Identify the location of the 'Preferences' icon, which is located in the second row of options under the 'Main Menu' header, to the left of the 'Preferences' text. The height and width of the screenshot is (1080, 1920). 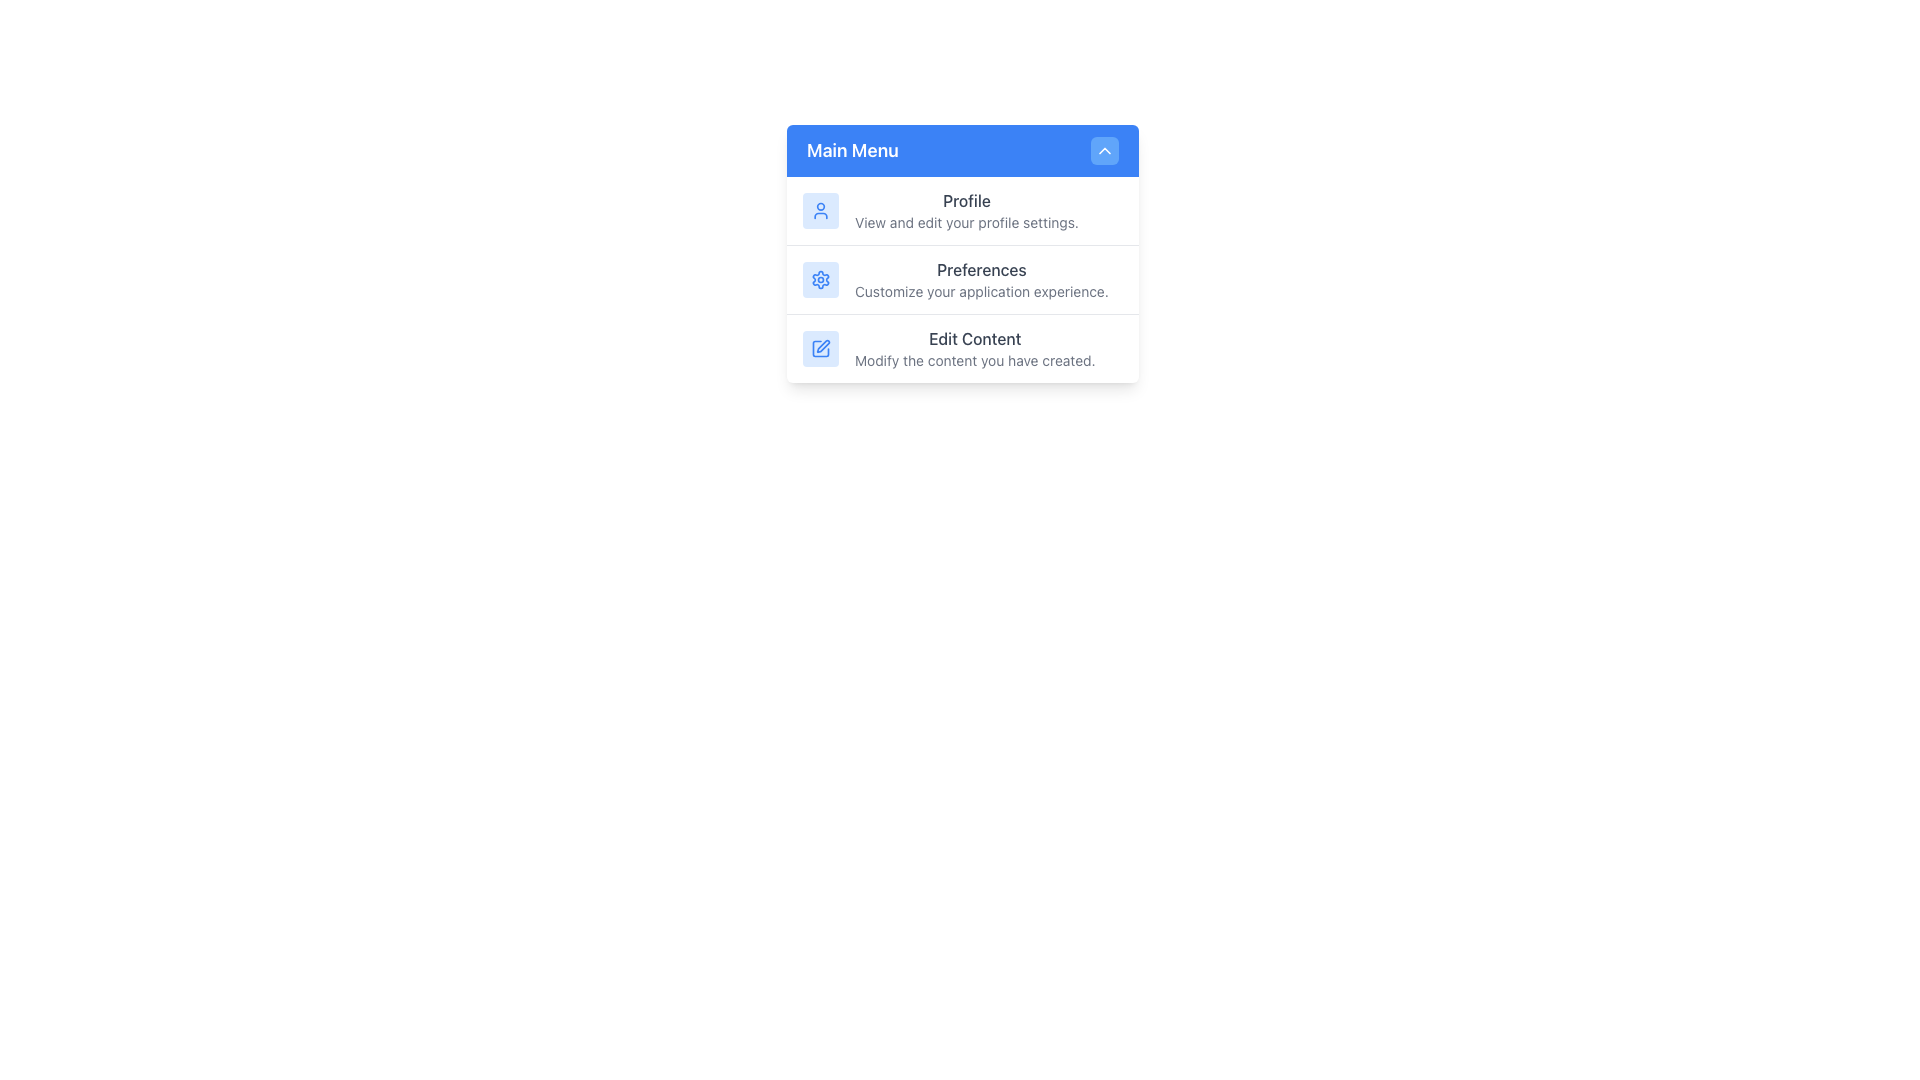
(820, 280).